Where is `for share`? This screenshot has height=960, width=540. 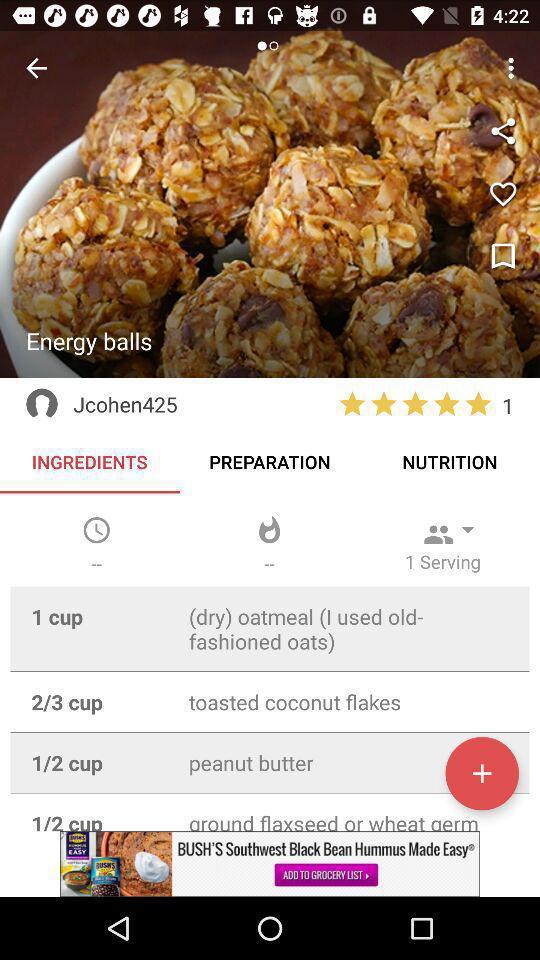 for share is located at coordinates (502, 130).